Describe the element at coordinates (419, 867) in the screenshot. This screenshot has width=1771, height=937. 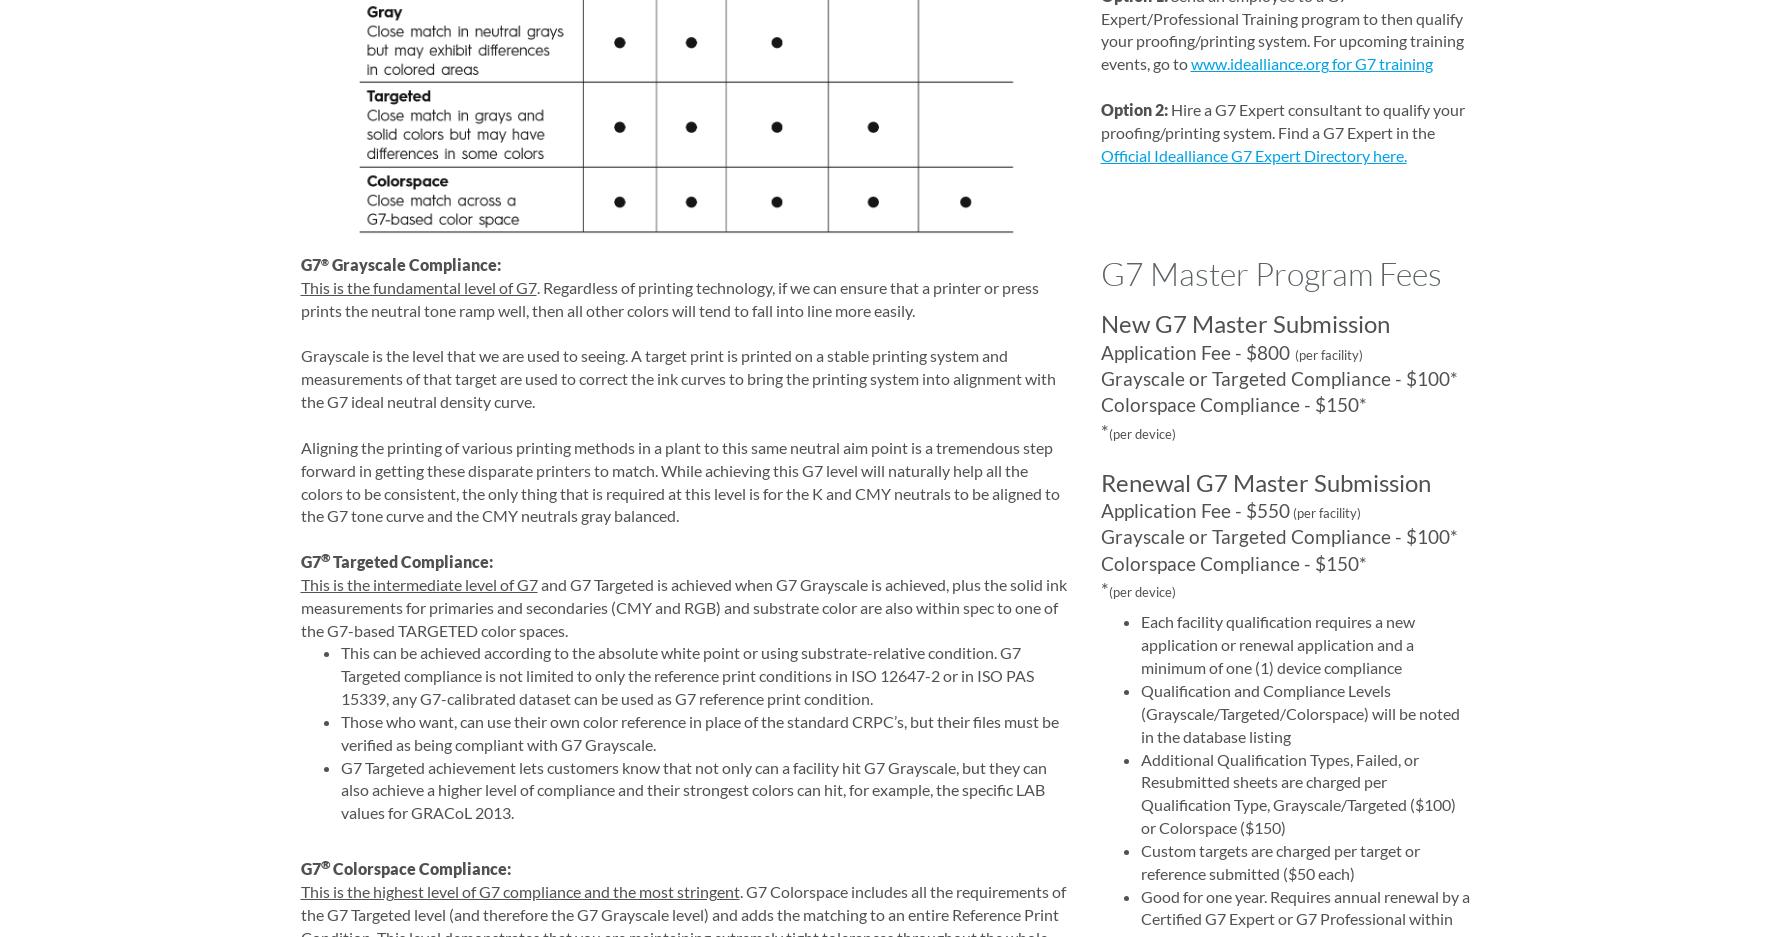
I see `'Colorspace Compliance:'` at that location.